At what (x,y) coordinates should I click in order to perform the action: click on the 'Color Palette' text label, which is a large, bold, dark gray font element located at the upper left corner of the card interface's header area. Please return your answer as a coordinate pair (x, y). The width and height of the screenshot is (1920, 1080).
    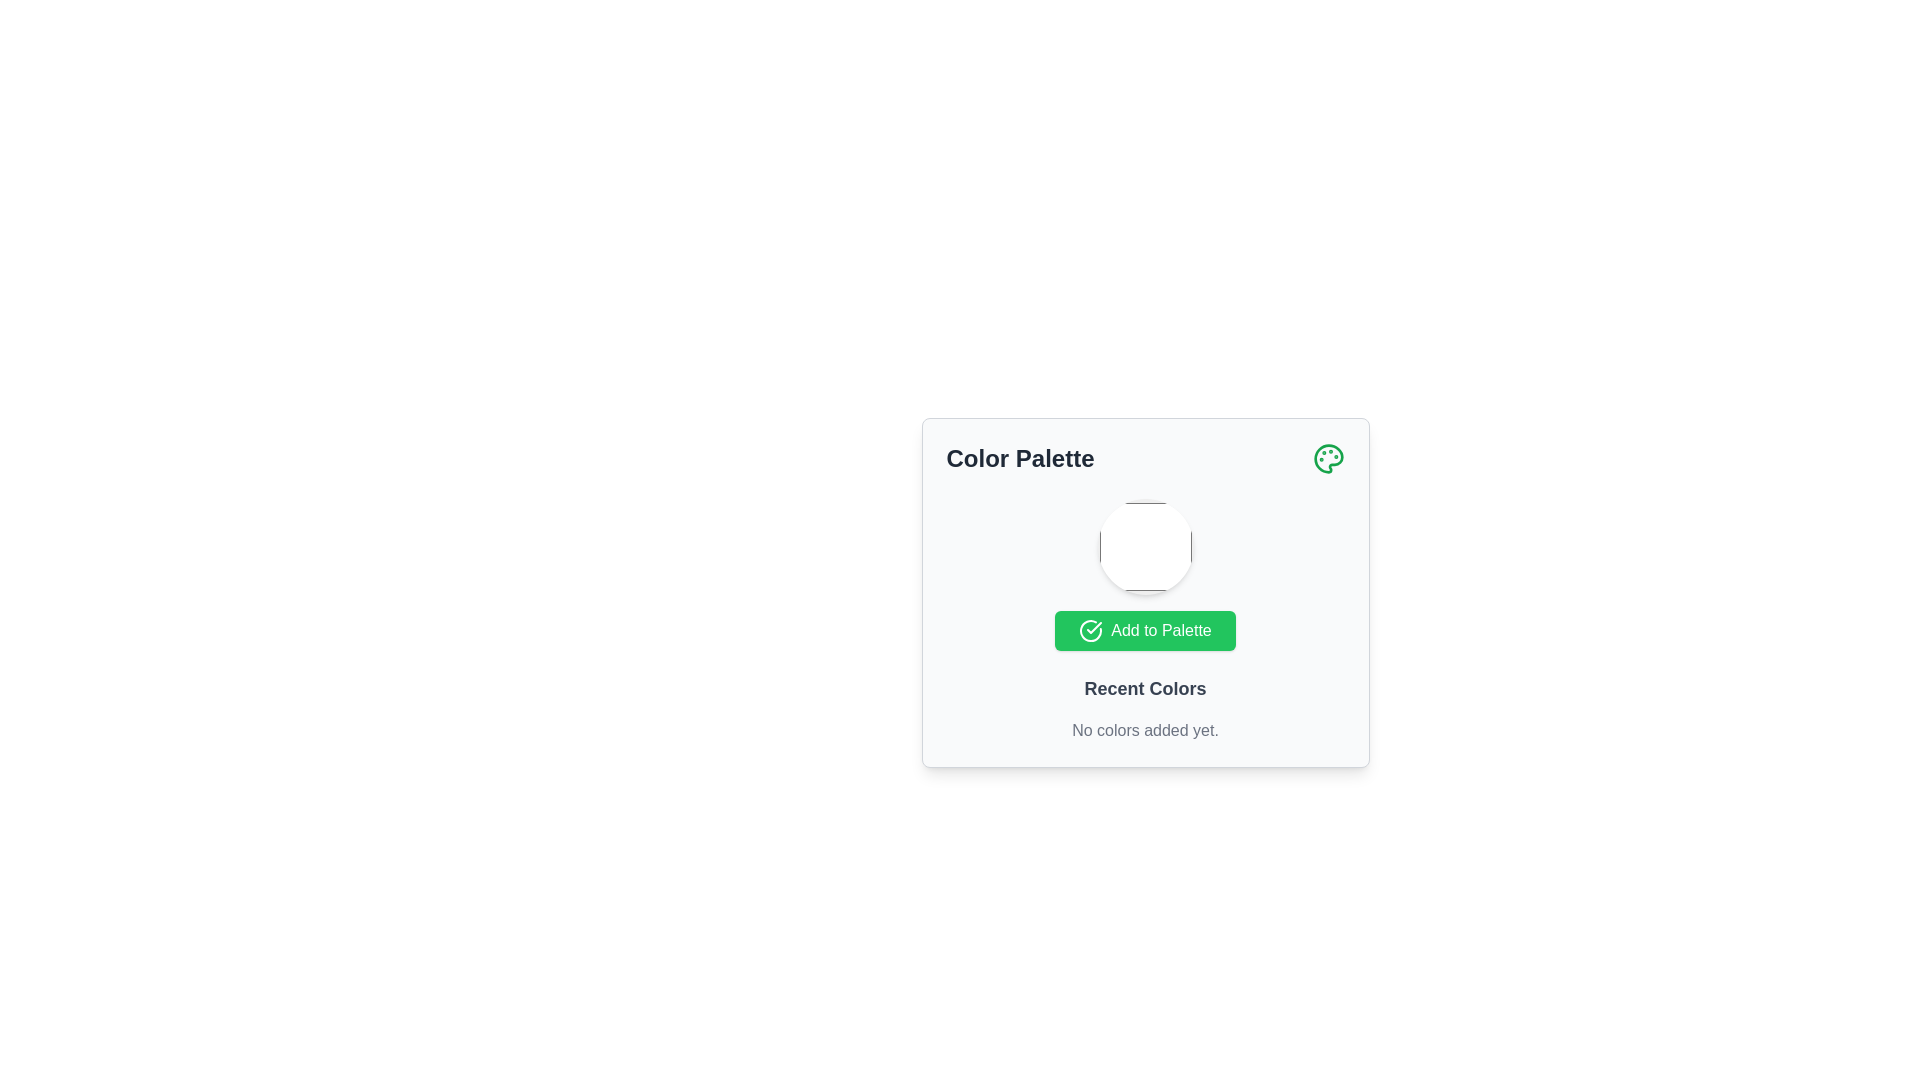
    Looking at the image, I should click on (1020, 459).